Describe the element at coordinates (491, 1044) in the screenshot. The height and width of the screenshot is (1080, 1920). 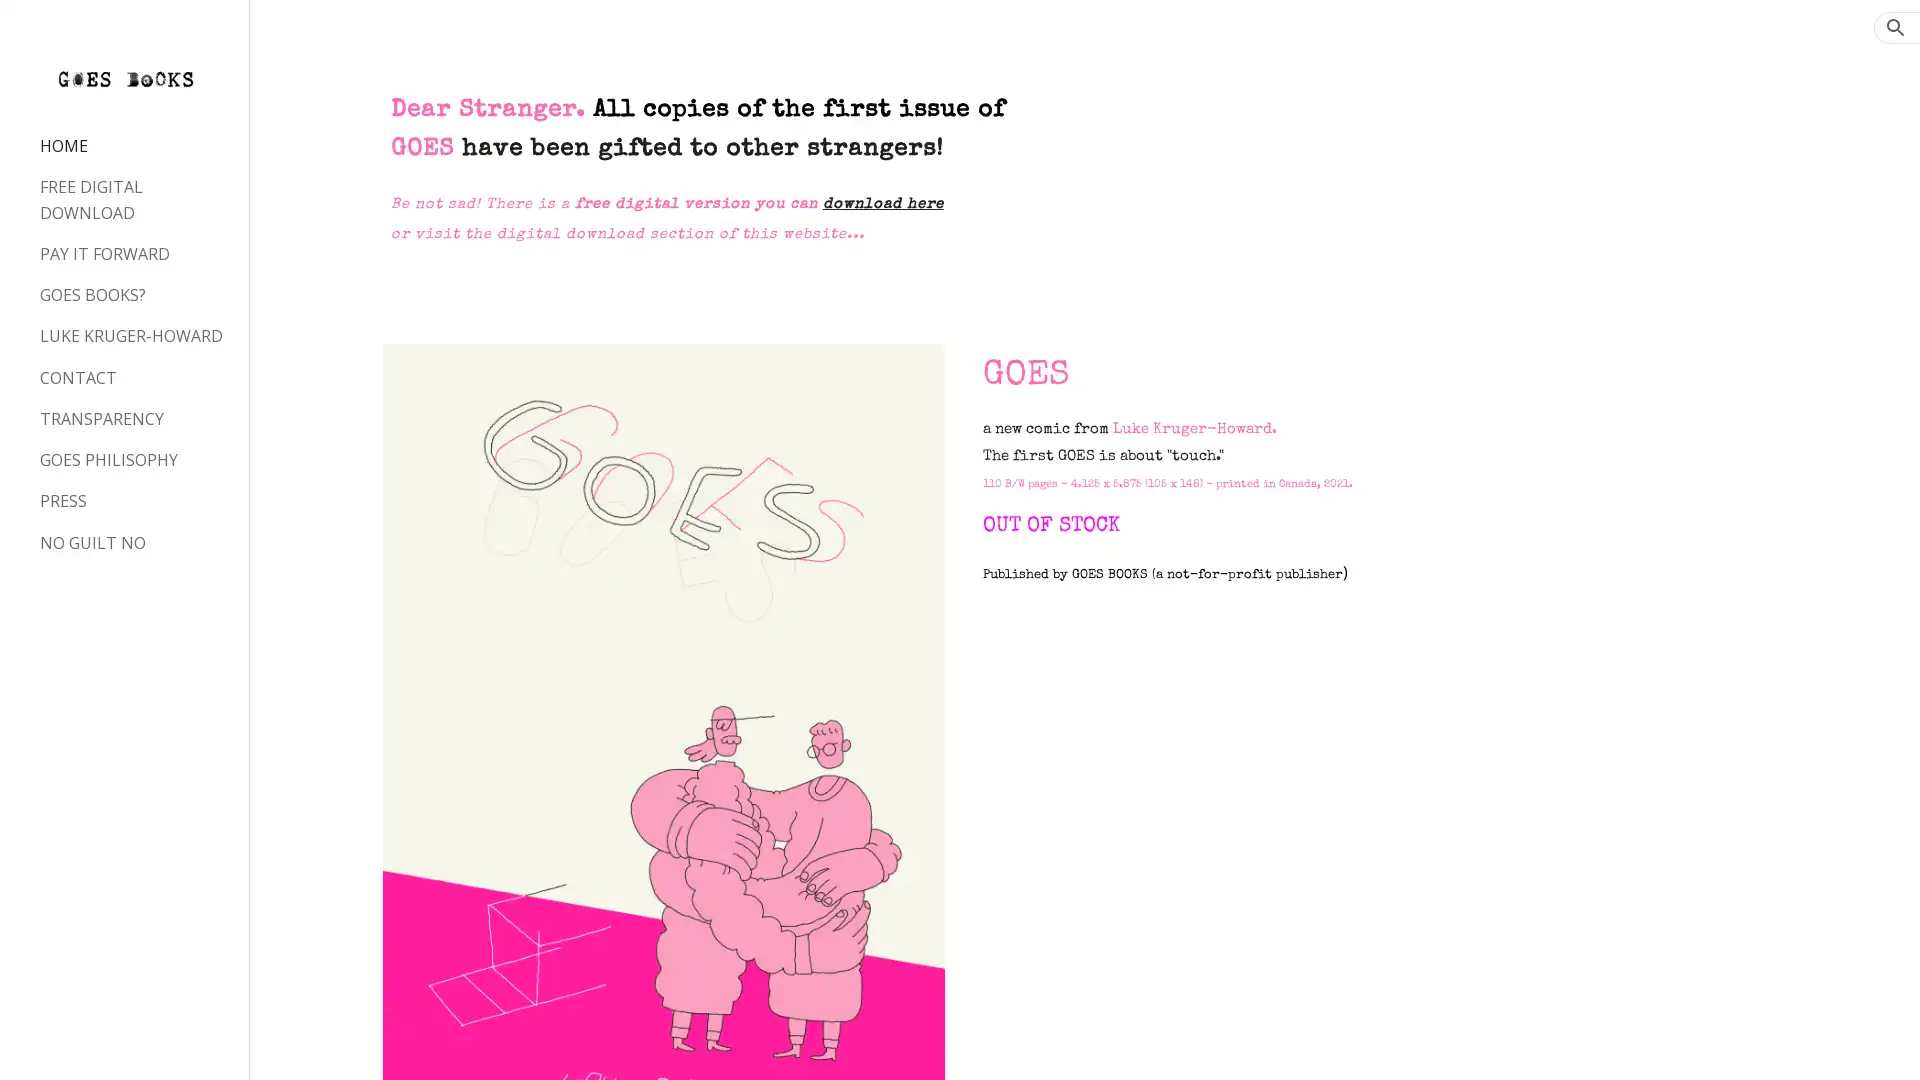
I see `Report abuse` at that location.